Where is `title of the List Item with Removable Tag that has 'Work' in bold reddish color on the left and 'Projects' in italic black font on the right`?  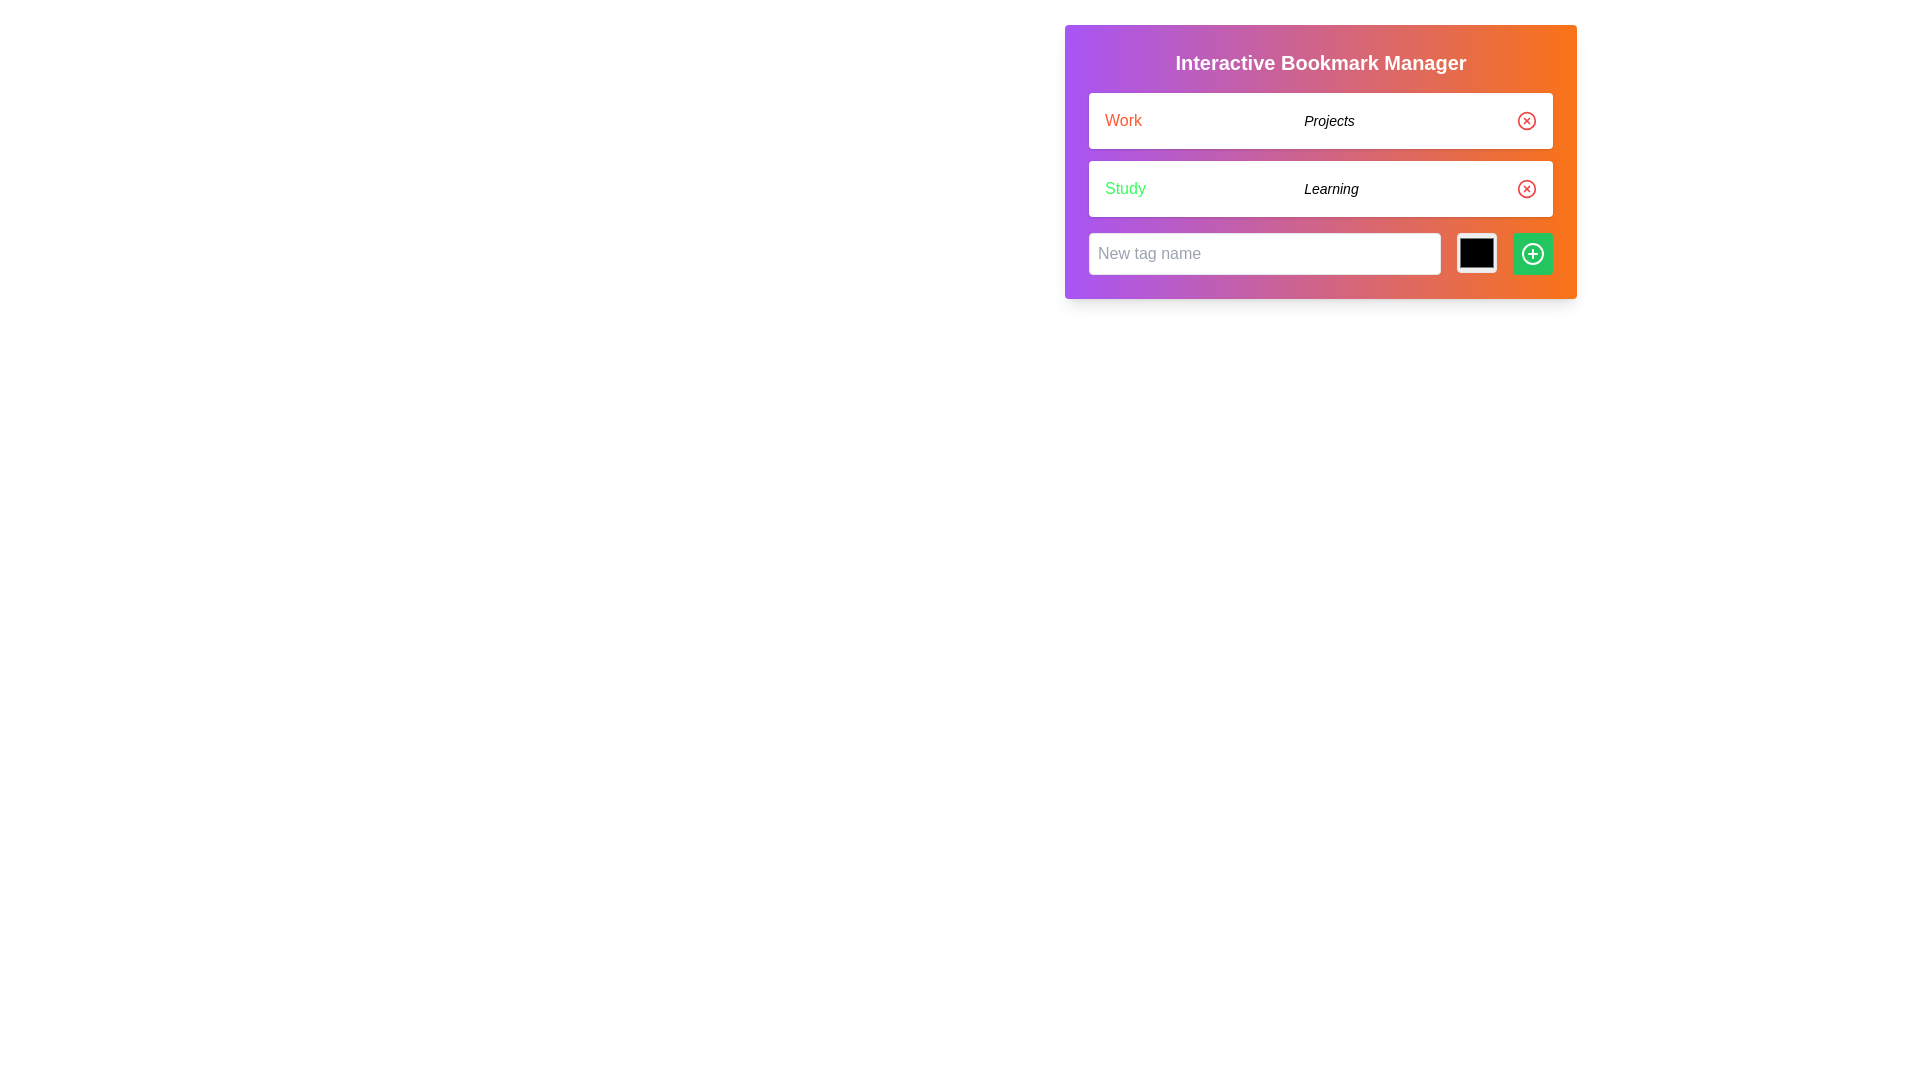
title of the List Item with Removable Tag that has 'Work' in bold reddish color on the left and 'Projects' in italic black font on the right is located at coordinates (1320, 120).